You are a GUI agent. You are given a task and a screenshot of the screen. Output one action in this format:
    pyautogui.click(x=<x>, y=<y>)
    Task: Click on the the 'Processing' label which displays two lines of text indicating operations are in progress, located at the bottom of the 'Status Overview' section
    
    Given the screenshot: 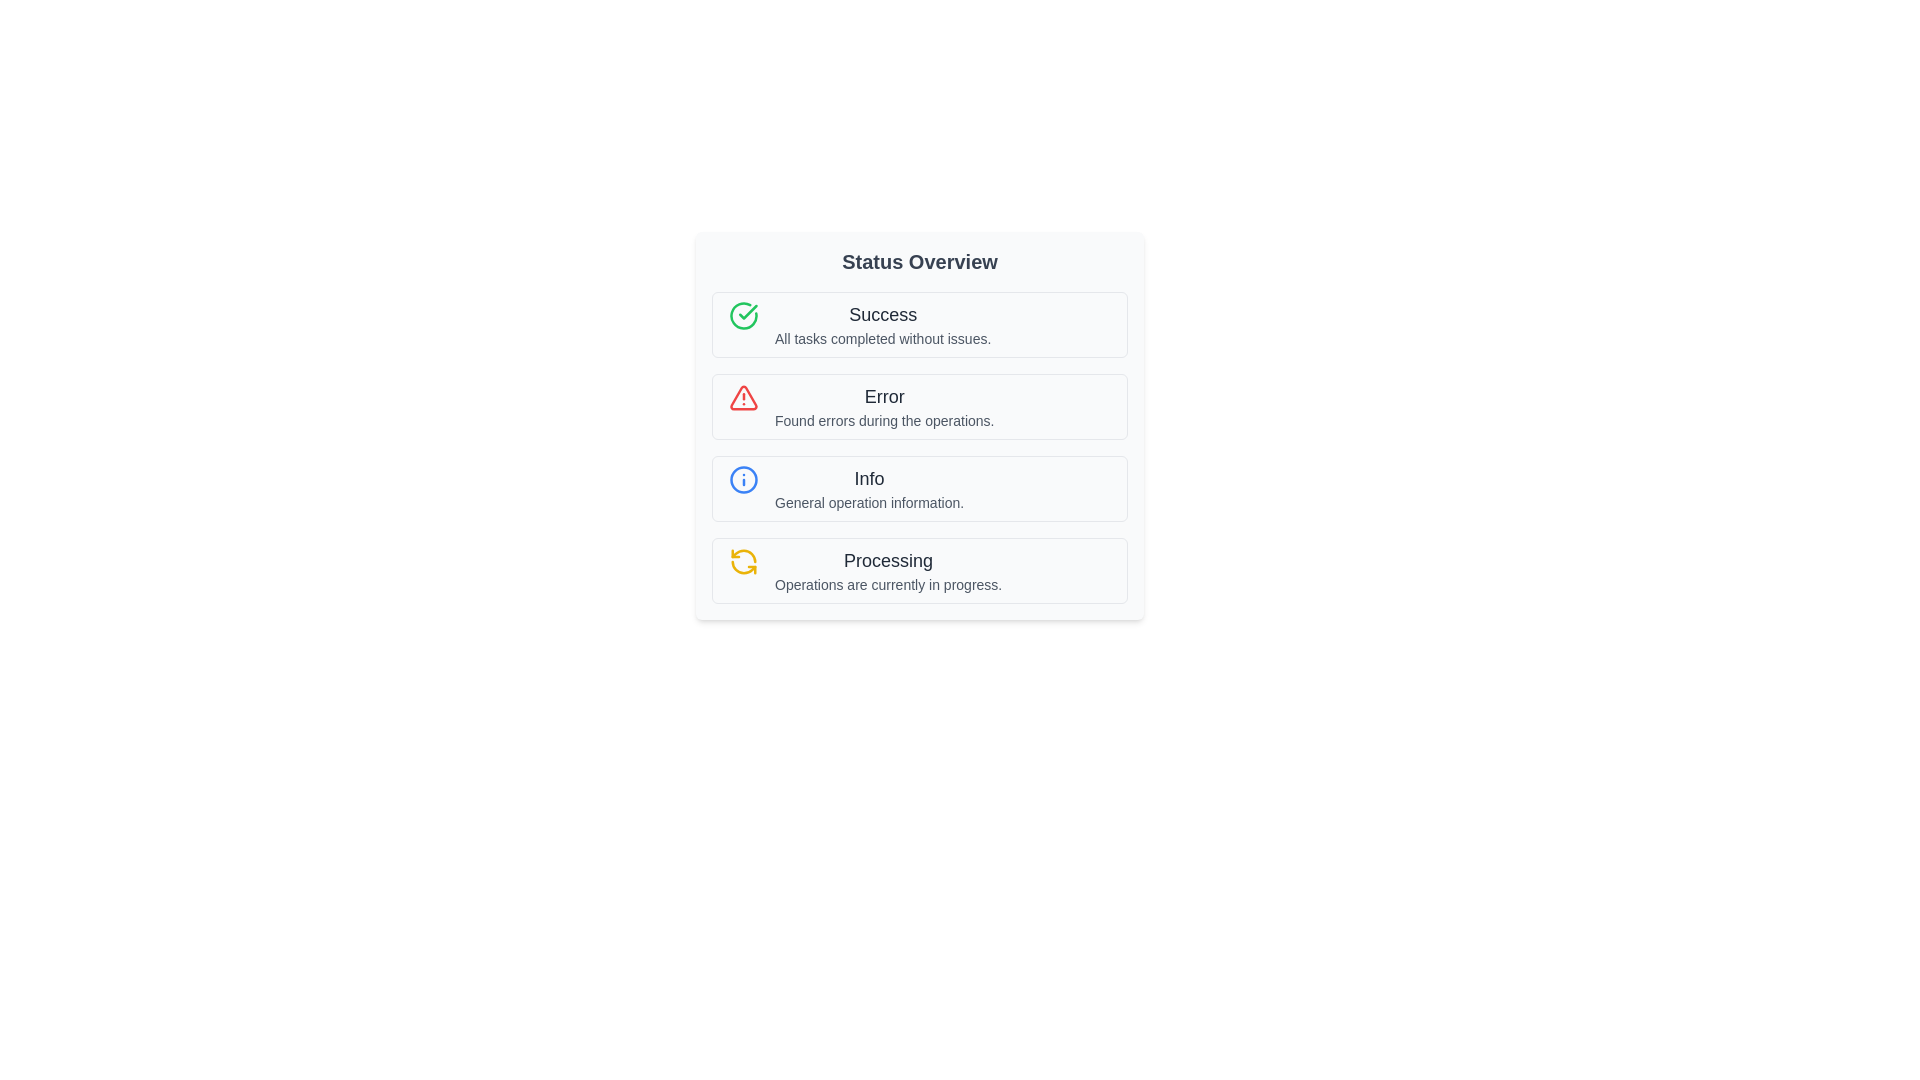 What is the action you would take?
    pyautogui.click(x=887, y=570)
    